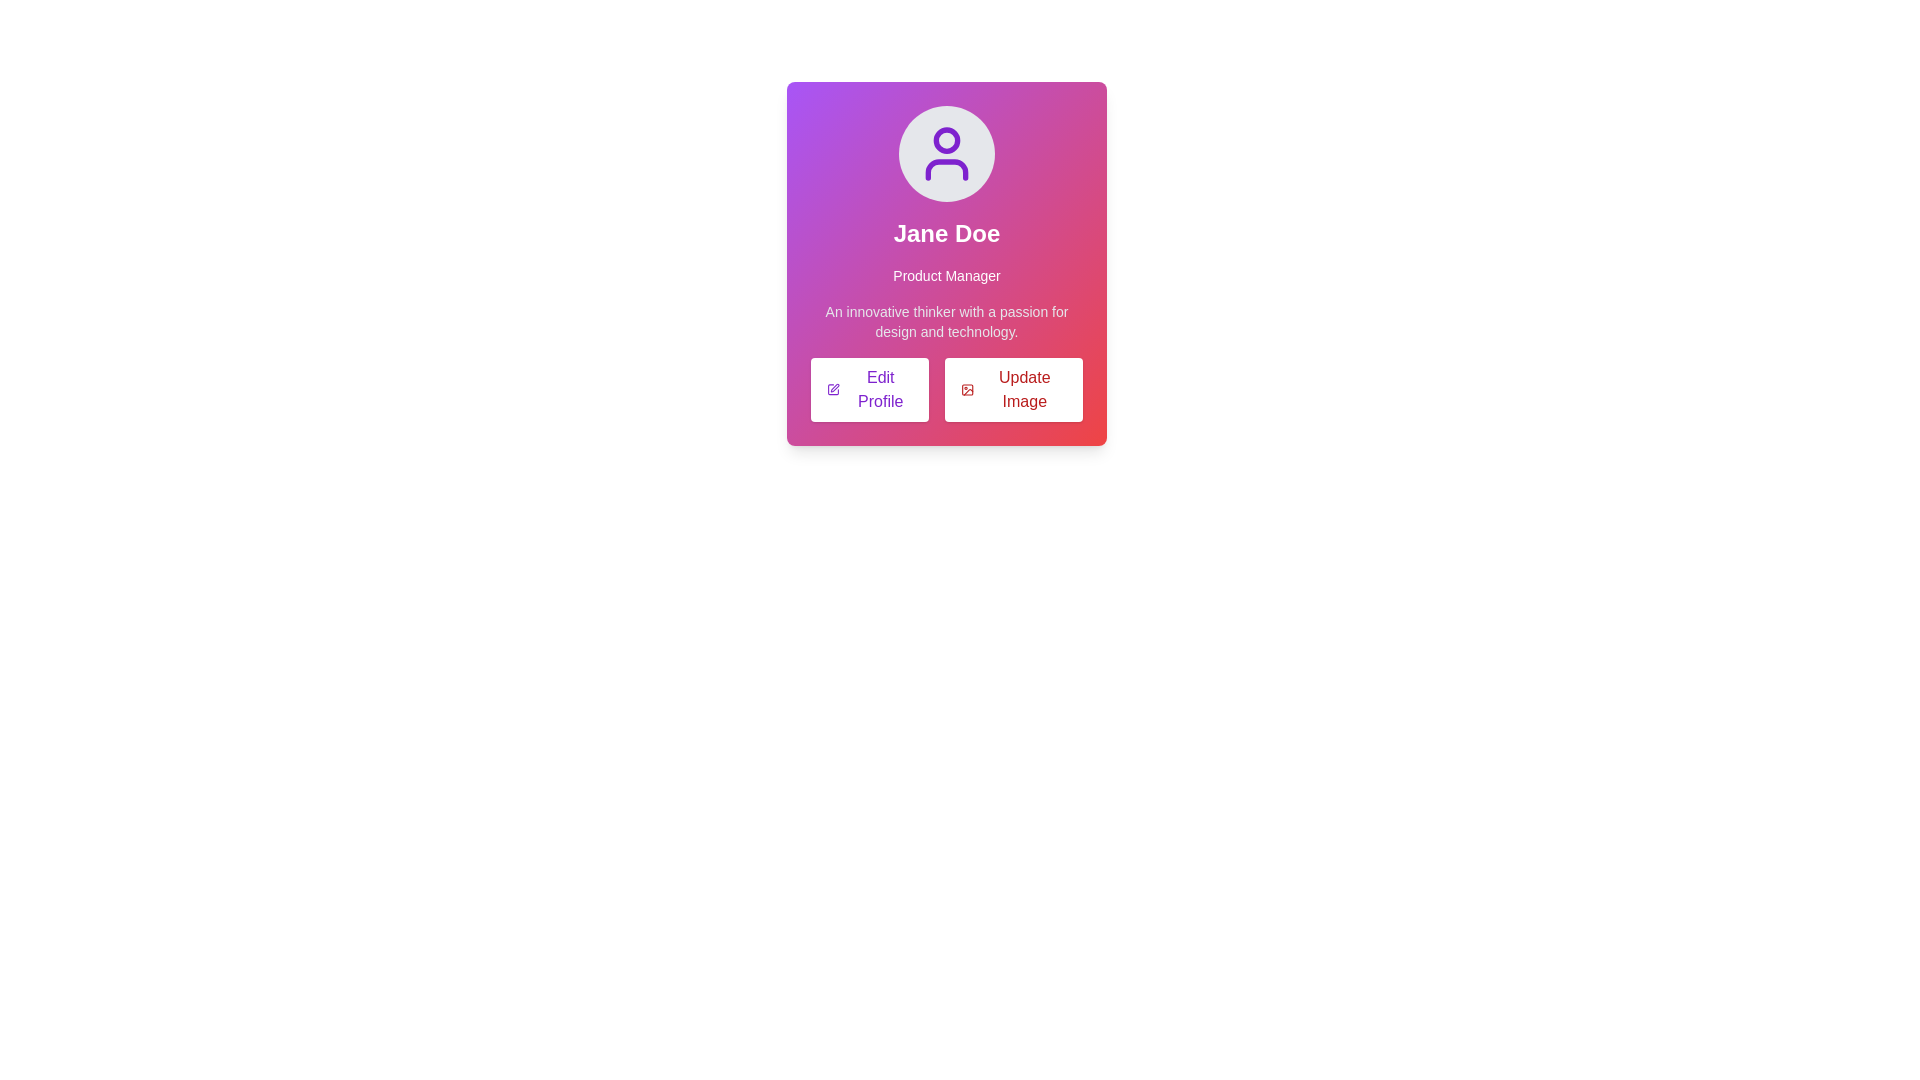 This screenshot has height=1080, width=1920. What do you see at coordinates (945, 233) in the screenshot?
I see `the user name 'Jane Doe' displayed prominently within the profile card, which is centrally located below the user's avatar and above the 'Product Manager' text` at bounding box center [945, 233].